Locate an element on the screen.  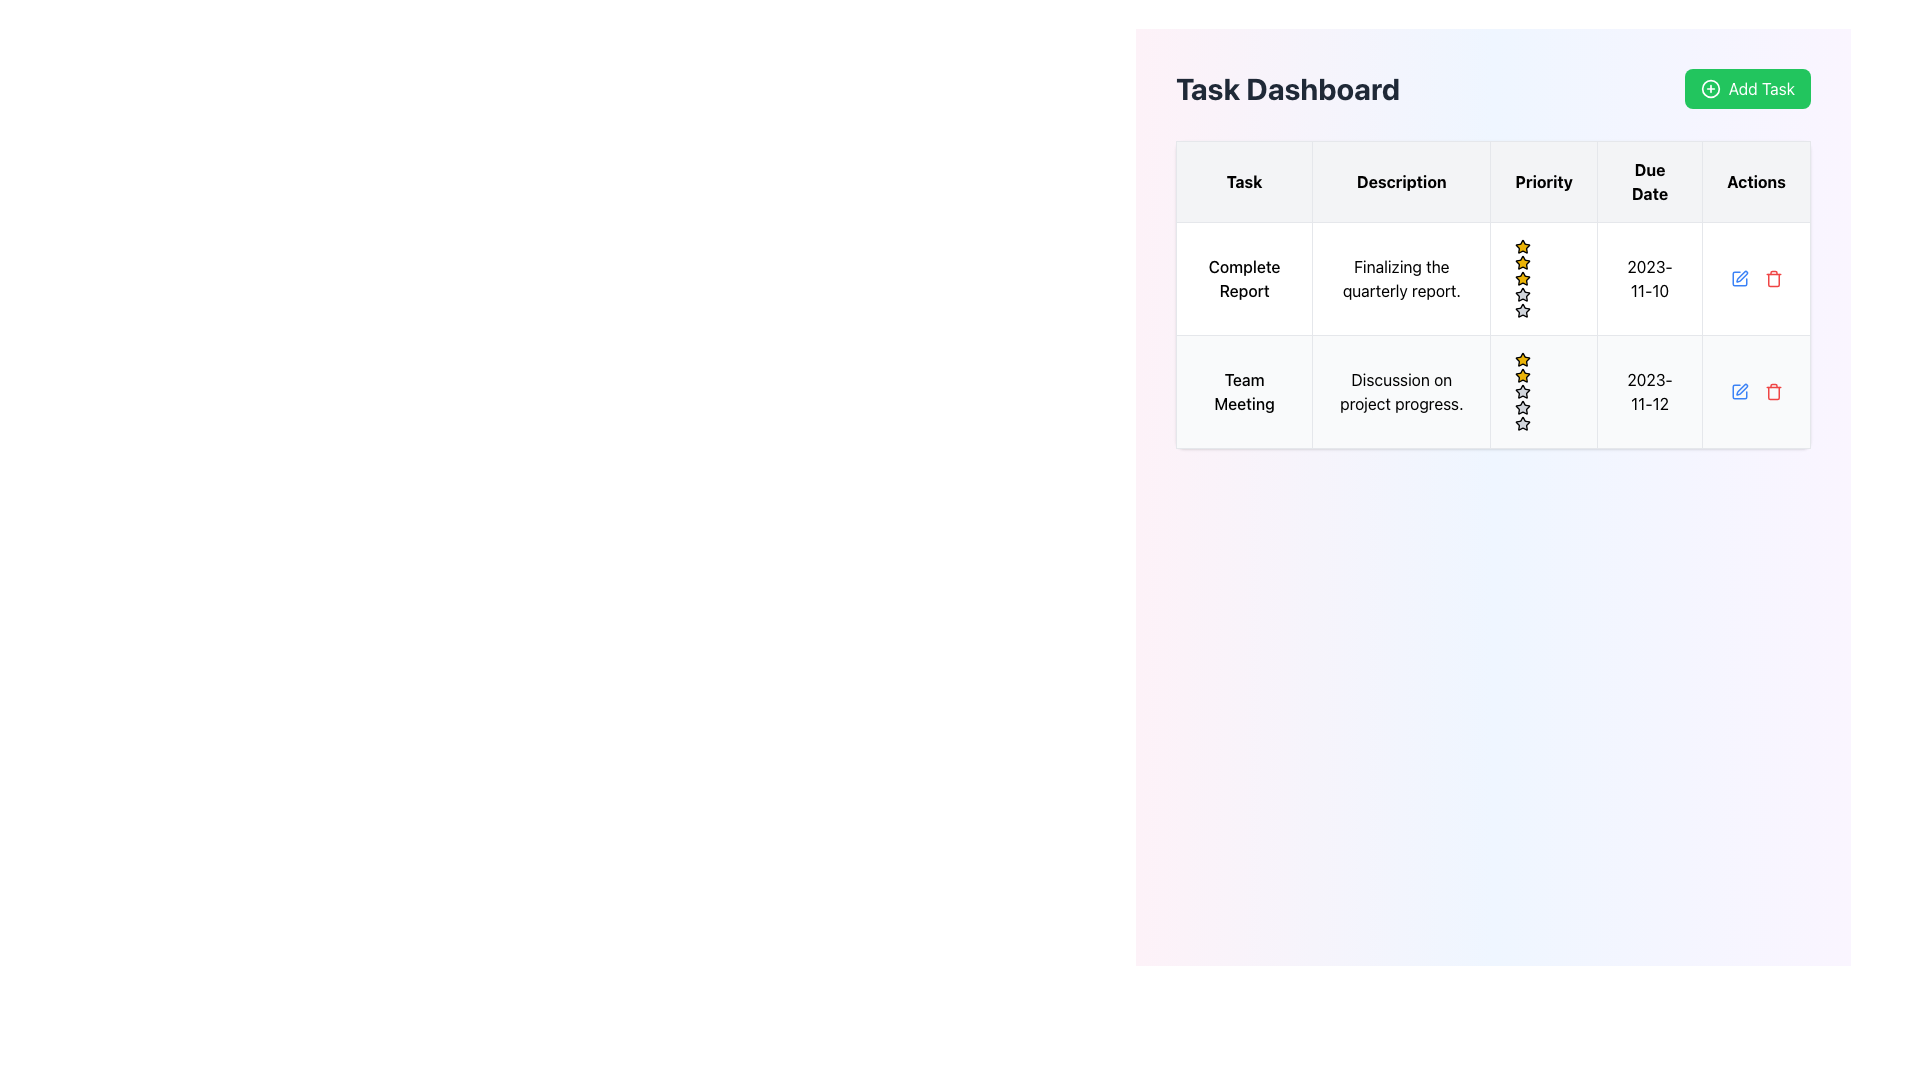
the first star icon in the priority rating system for the task 'Complete Report', which is located in the rightmost column of the first row of the table is located at coordinates (1522, 245).